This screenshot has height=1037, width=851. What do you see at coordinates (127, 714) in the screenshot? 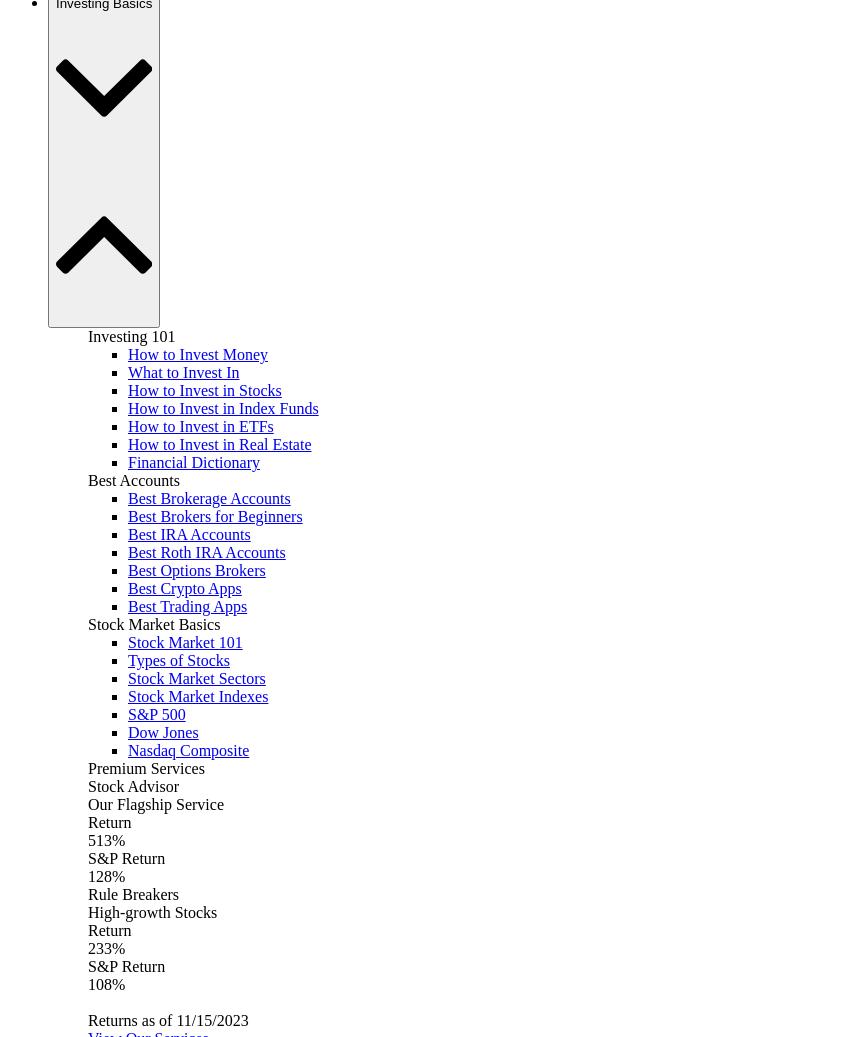
I see `'S&P 500'` at bounding box center [127, 714].